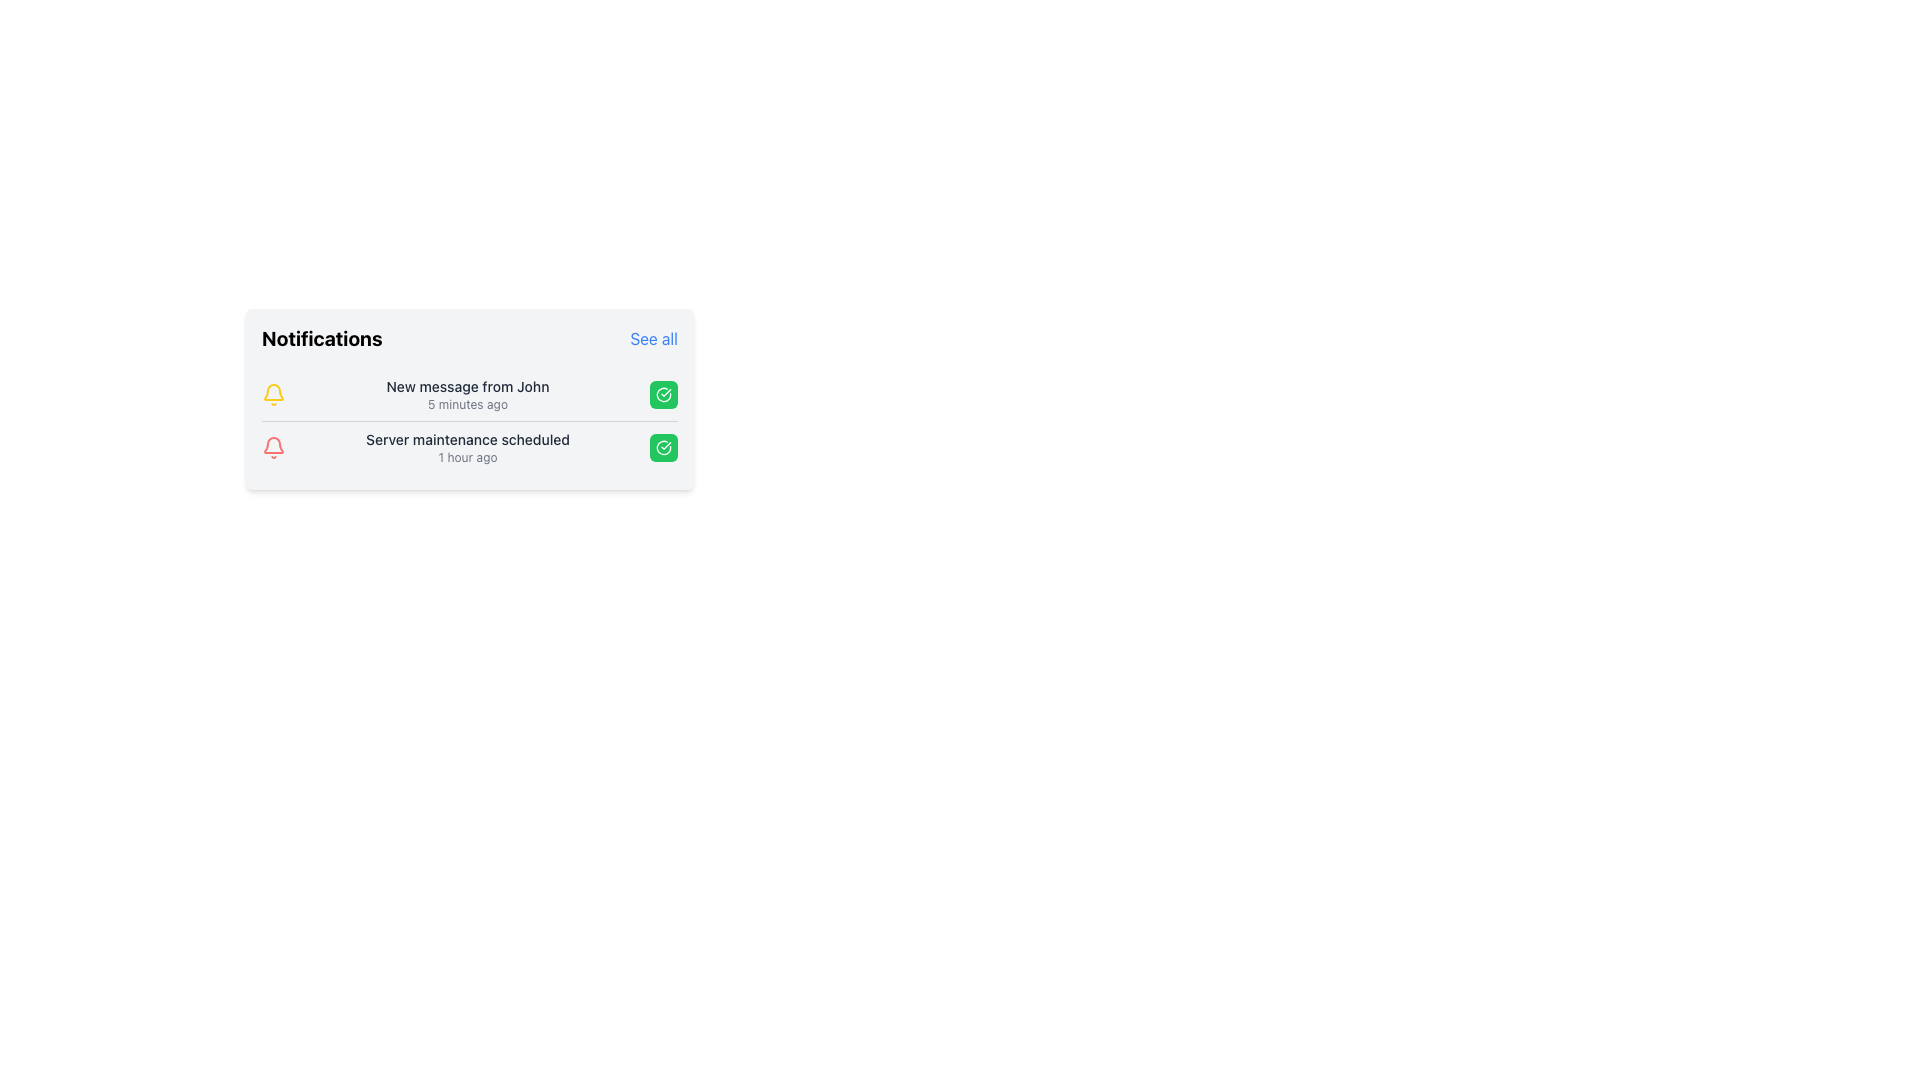  Describe the element at coordinates (272, 394) in the screenshot. I see `the bright yellow bell-shaped notification icon located to the left of the text 'New message from John' within the upper notification entry` at that location.